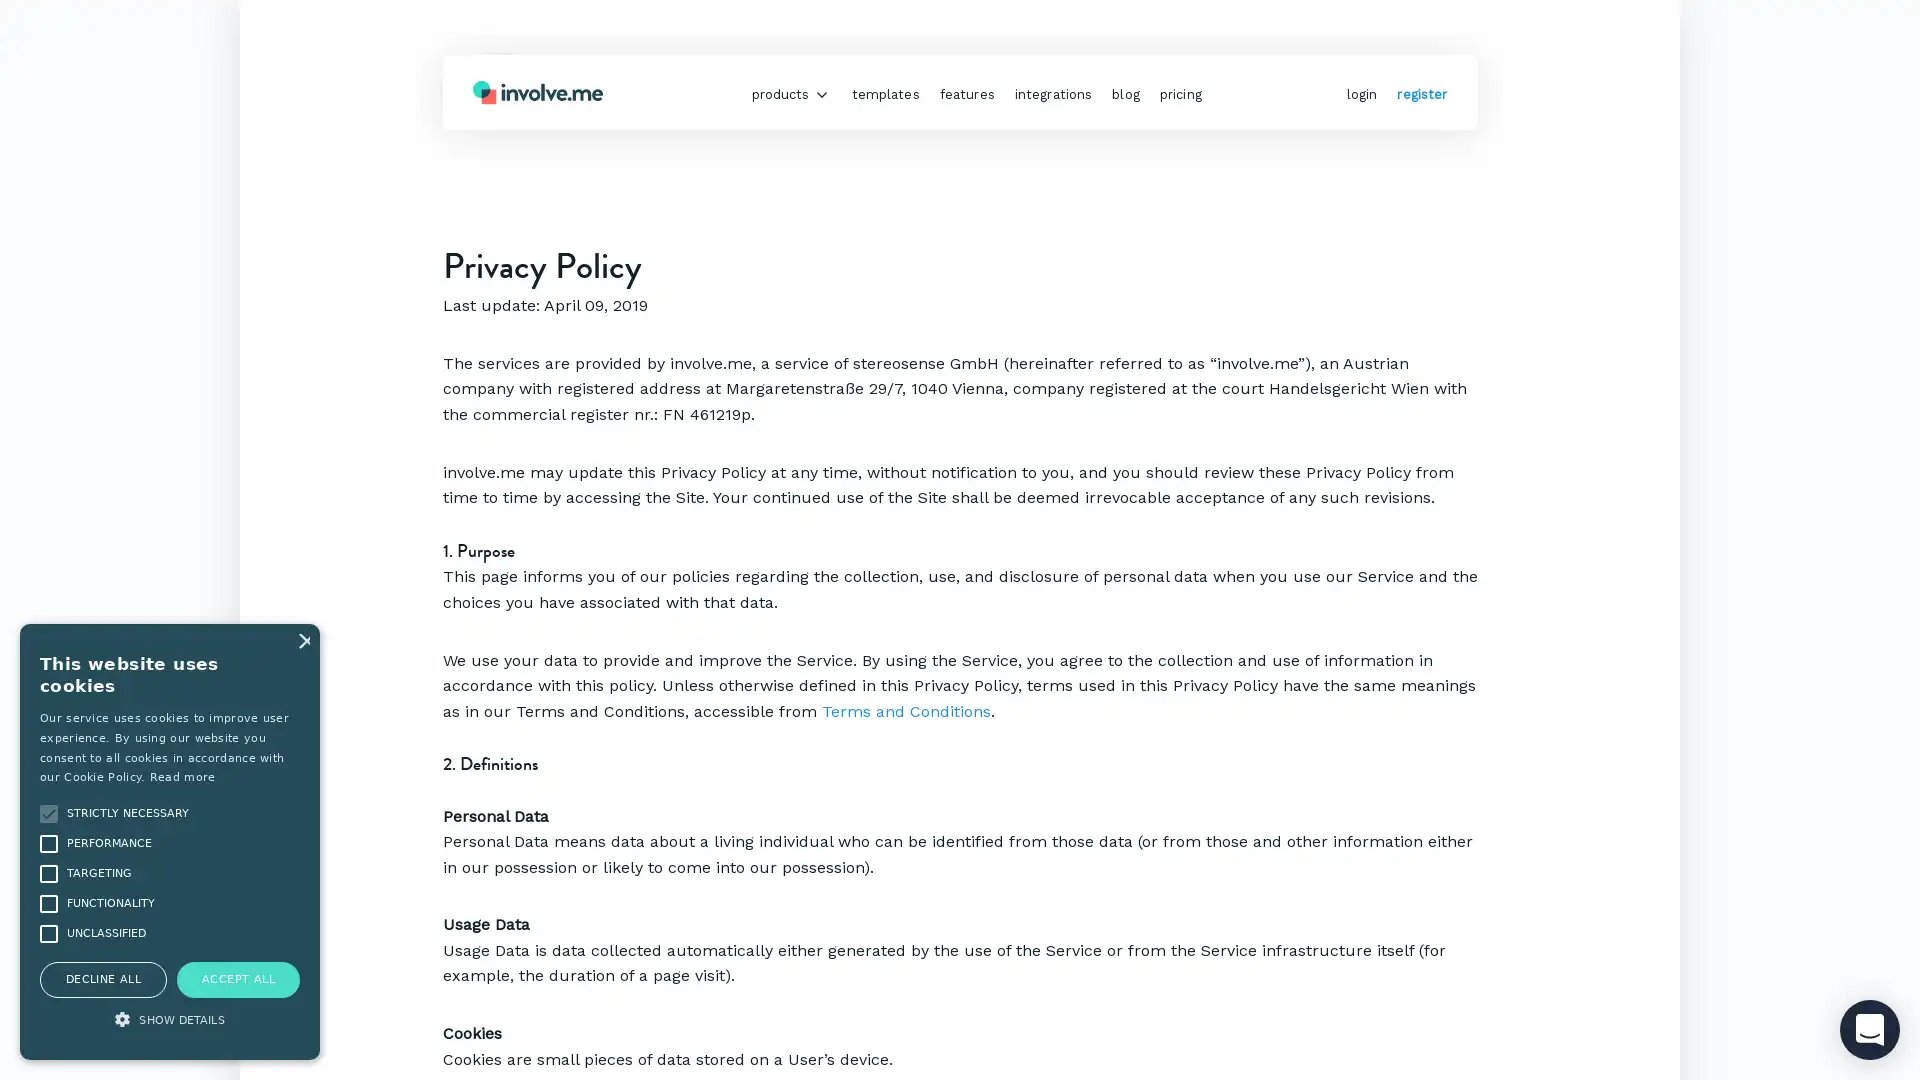  What do you see at coordinates (169, 1021) in the screenshot?
I see `SHOW DETAILS` at bounding box center [169, 1021].